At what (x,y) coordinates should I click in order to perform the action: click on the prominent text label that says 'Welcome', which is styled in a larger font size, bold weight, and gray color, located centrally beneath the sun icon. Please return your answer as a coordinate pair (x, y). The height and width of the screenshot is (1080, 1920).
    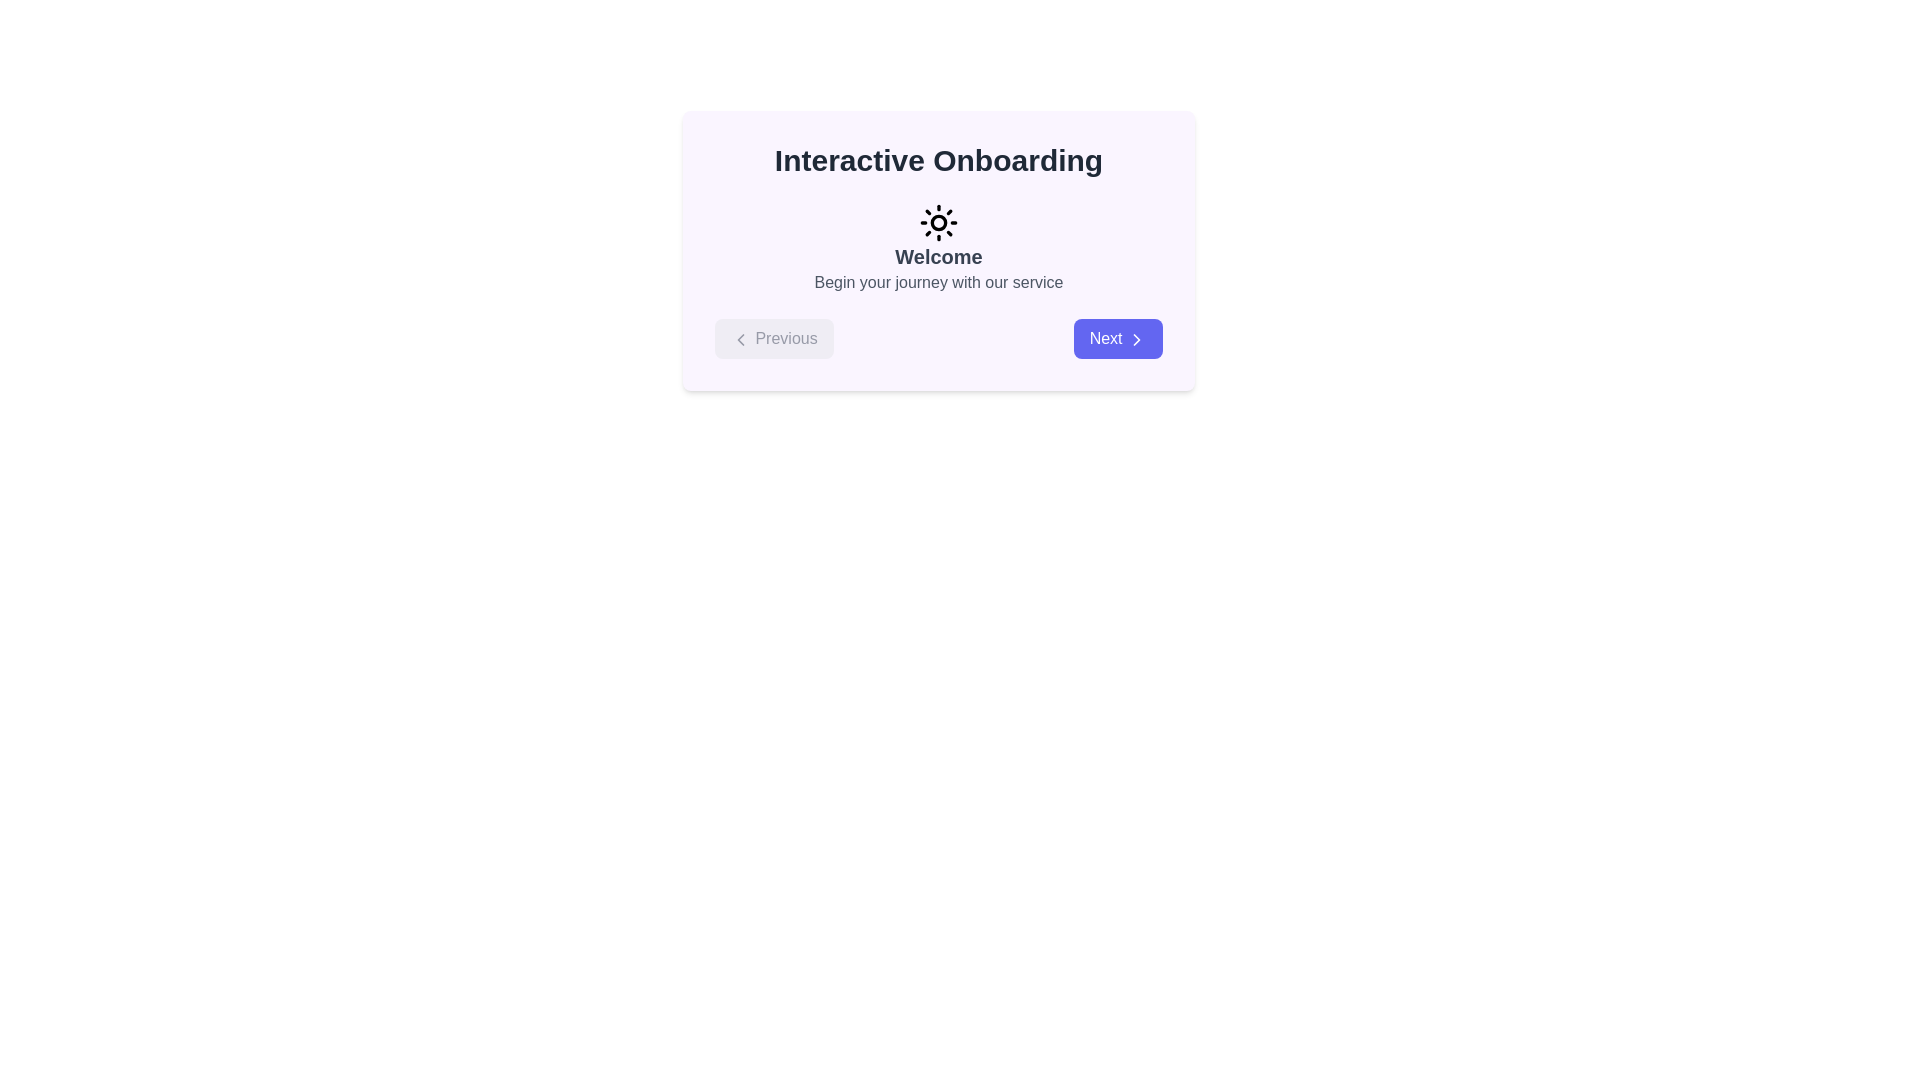
    Looking at the image, I should click on (938, 256).